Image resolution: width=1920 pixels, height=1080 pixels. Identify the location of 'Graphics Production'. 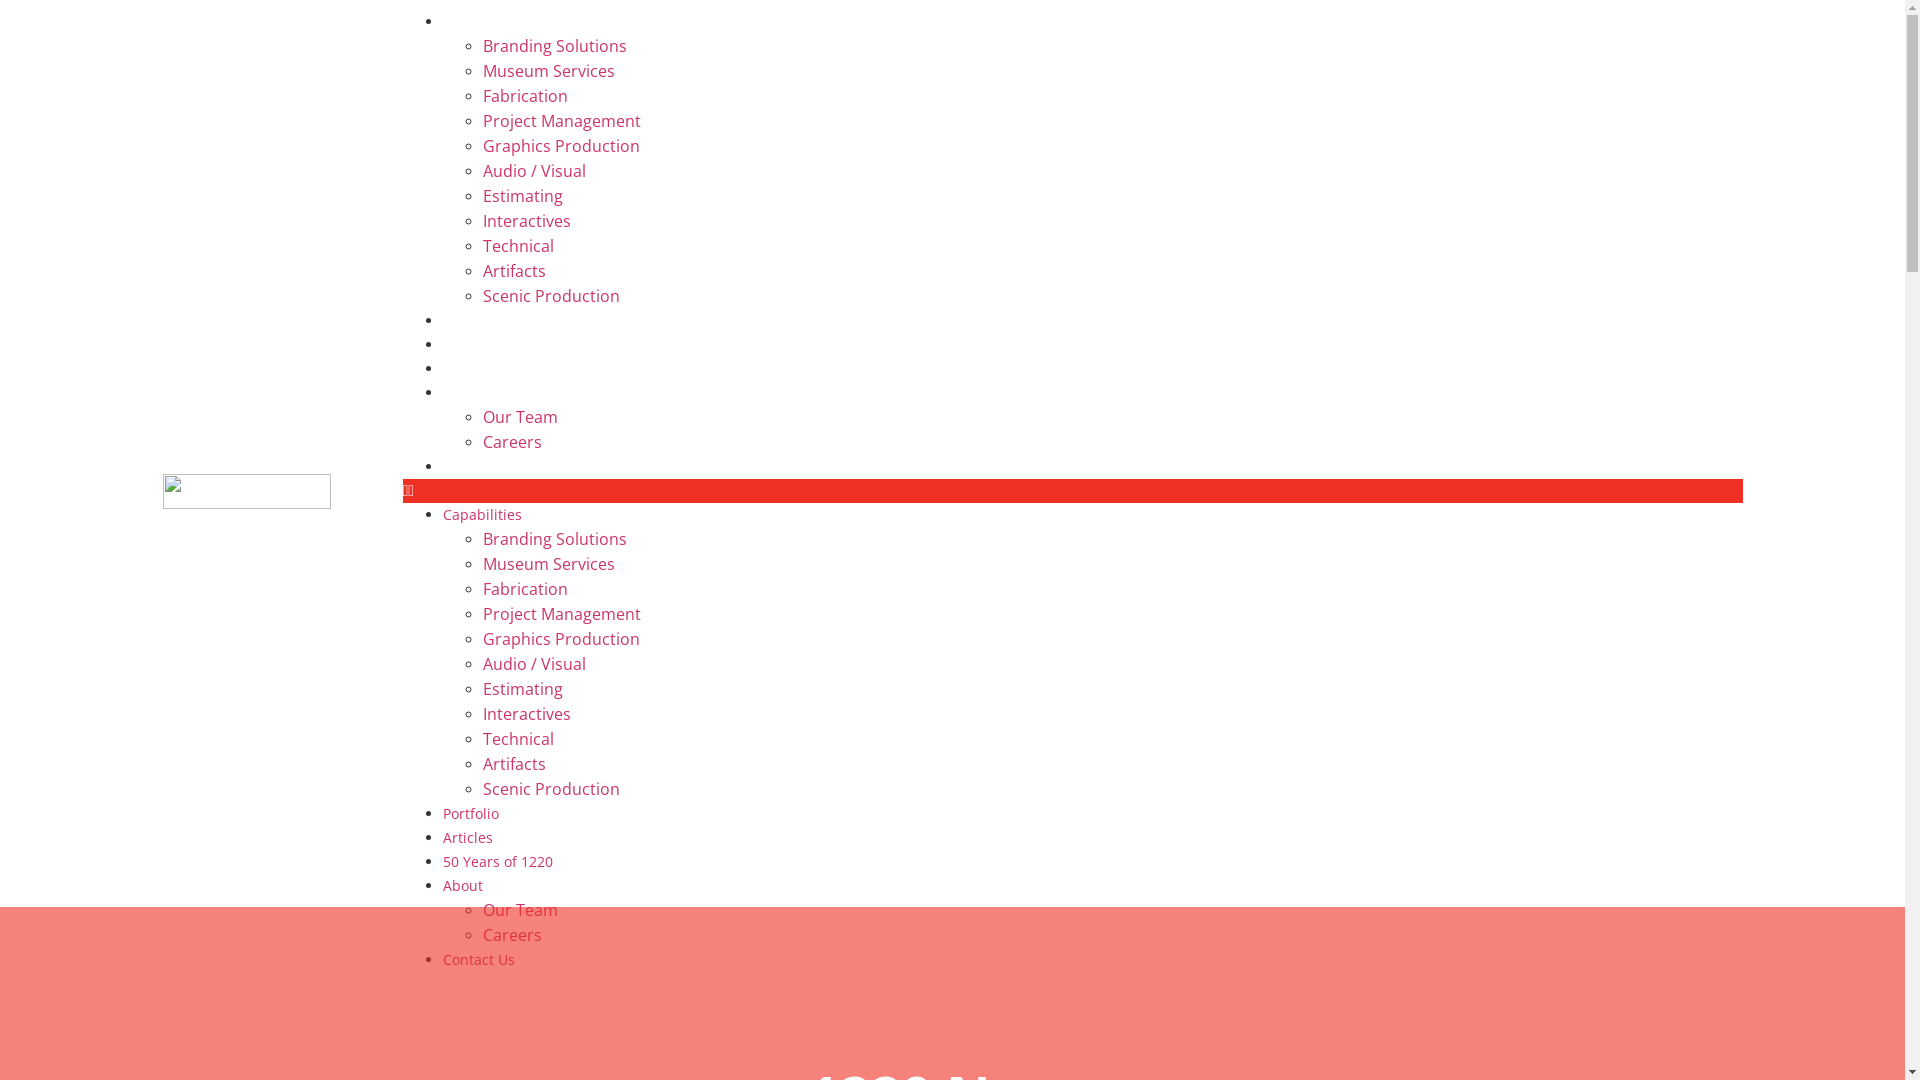
(560, 639).